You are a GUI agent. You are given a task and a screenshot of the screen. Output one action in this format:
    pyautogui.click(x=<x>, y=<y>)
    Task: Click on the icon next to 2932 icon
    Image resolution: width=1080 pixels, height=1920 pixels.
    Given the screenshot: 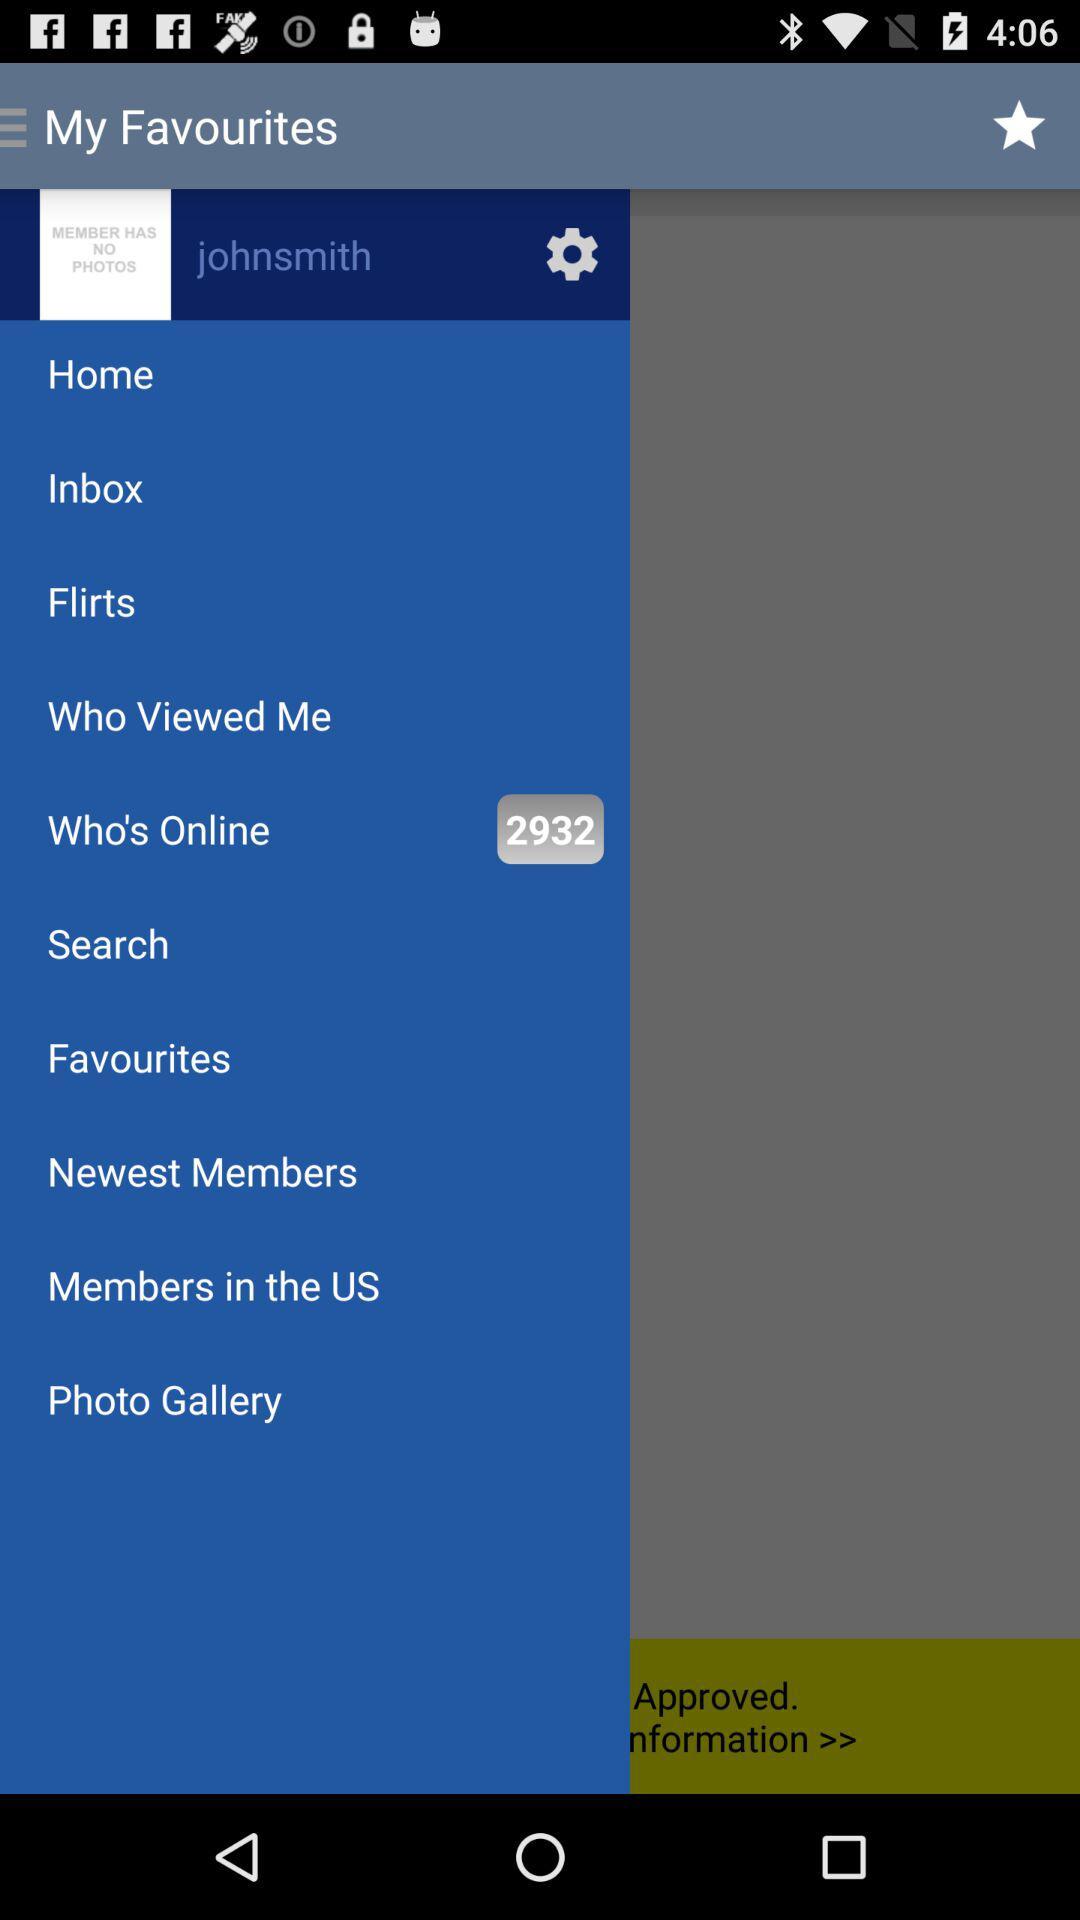 What is the action you would take?
    pyautogui.click(x=157, y=829)
    